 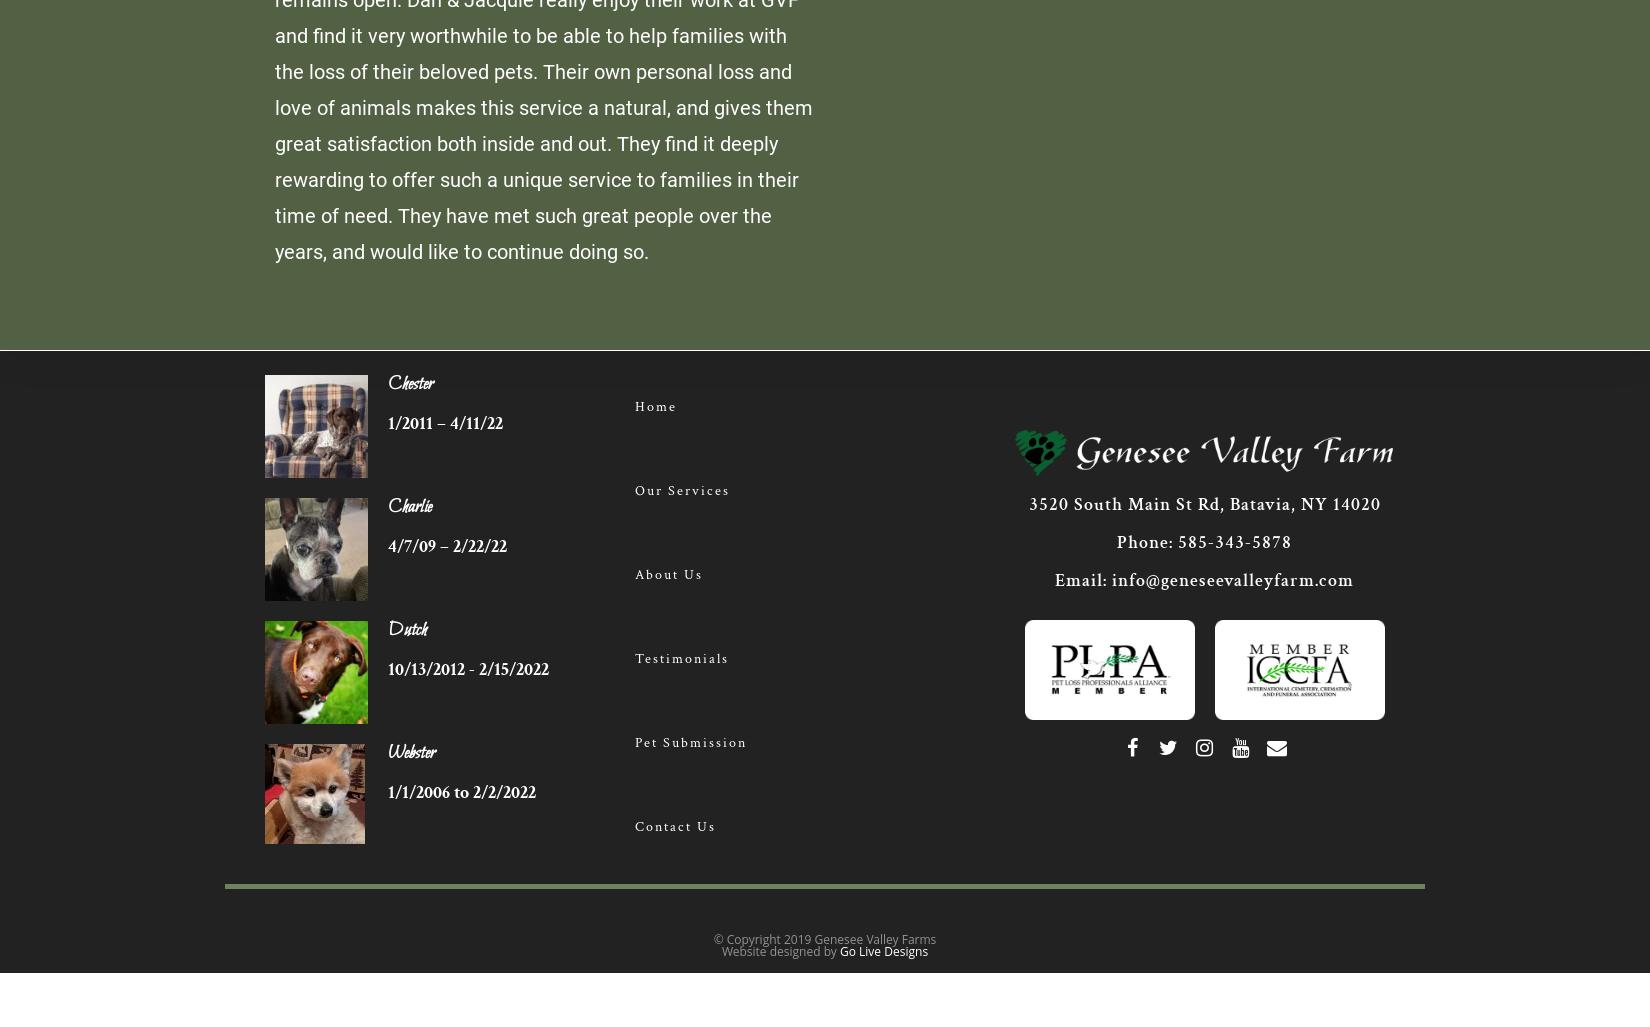 What do you see at coordinates (666, 575) in the screenshot?
I see `'About Us'` at bounding box center [666, 575].